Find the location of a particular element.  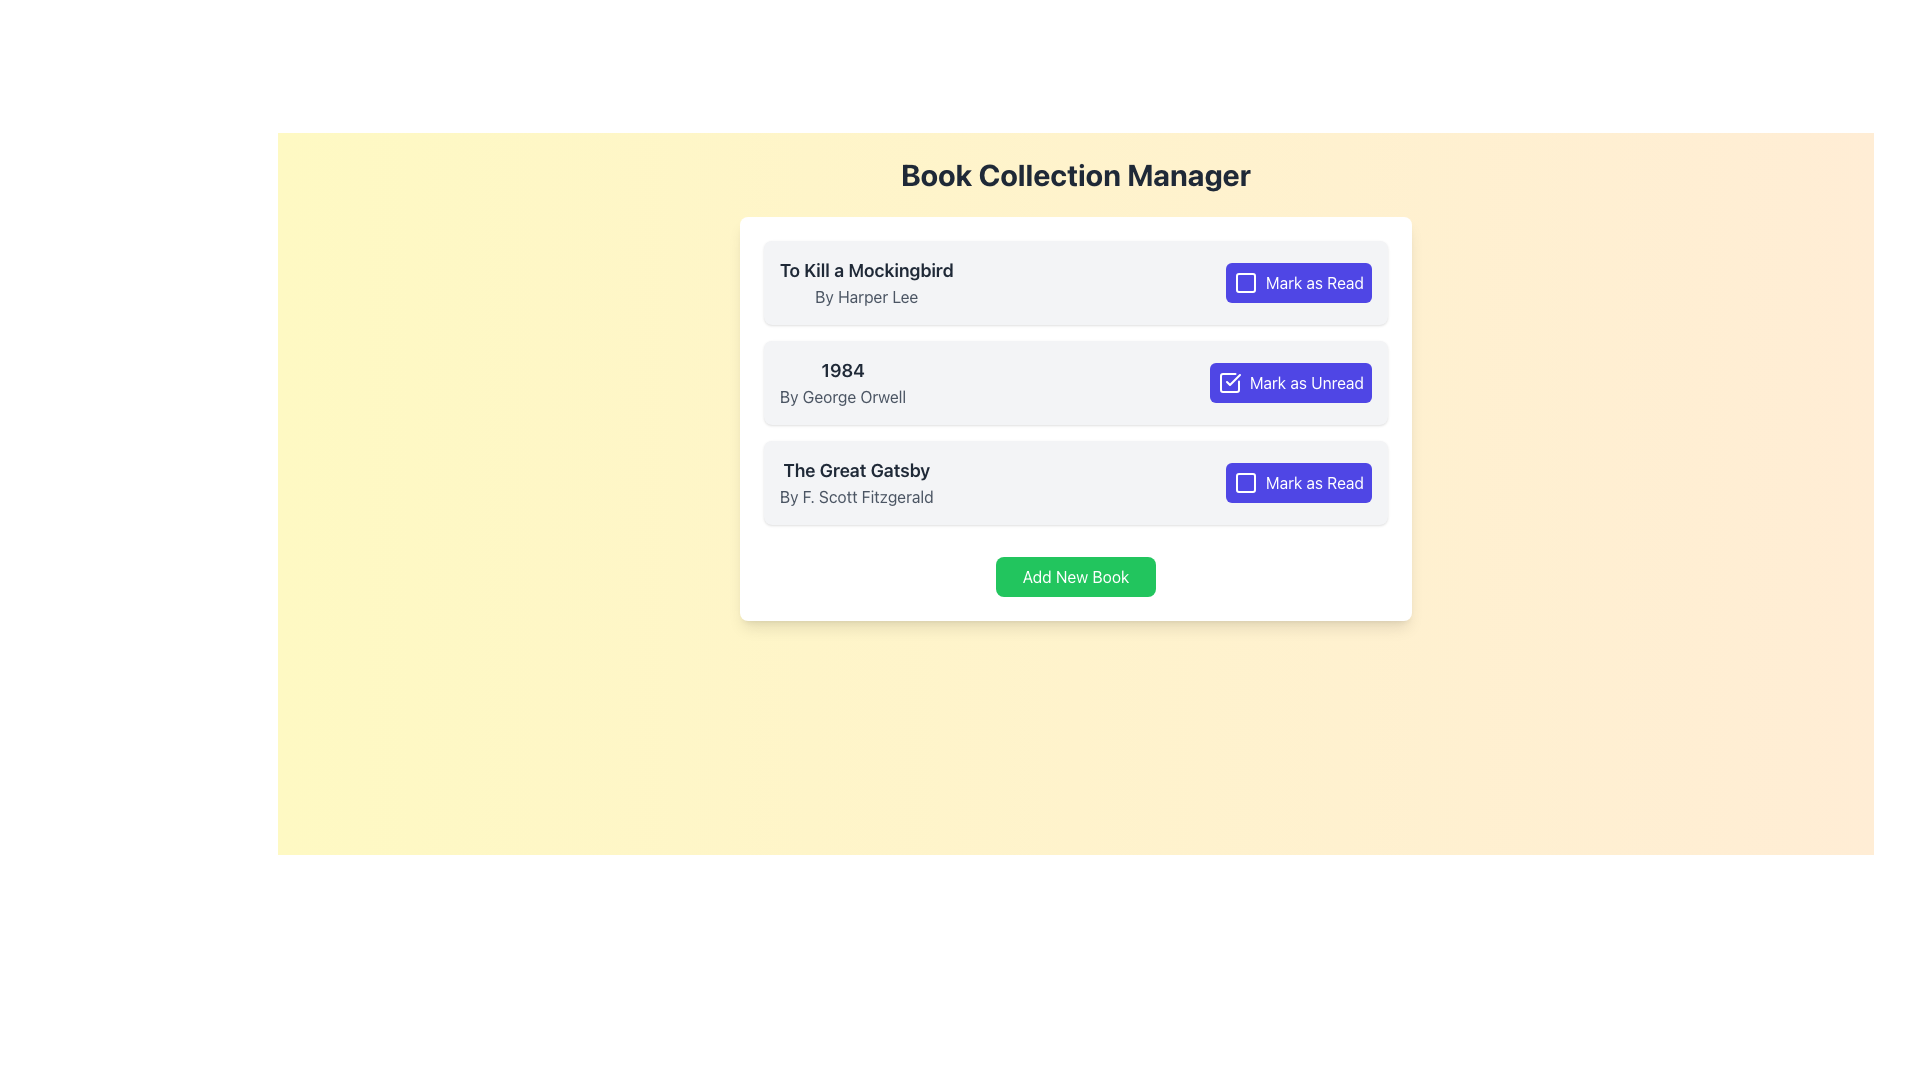

the list item for the book '1984' with the button 'Mark as Unread' is located at coordinates (1074, 382).